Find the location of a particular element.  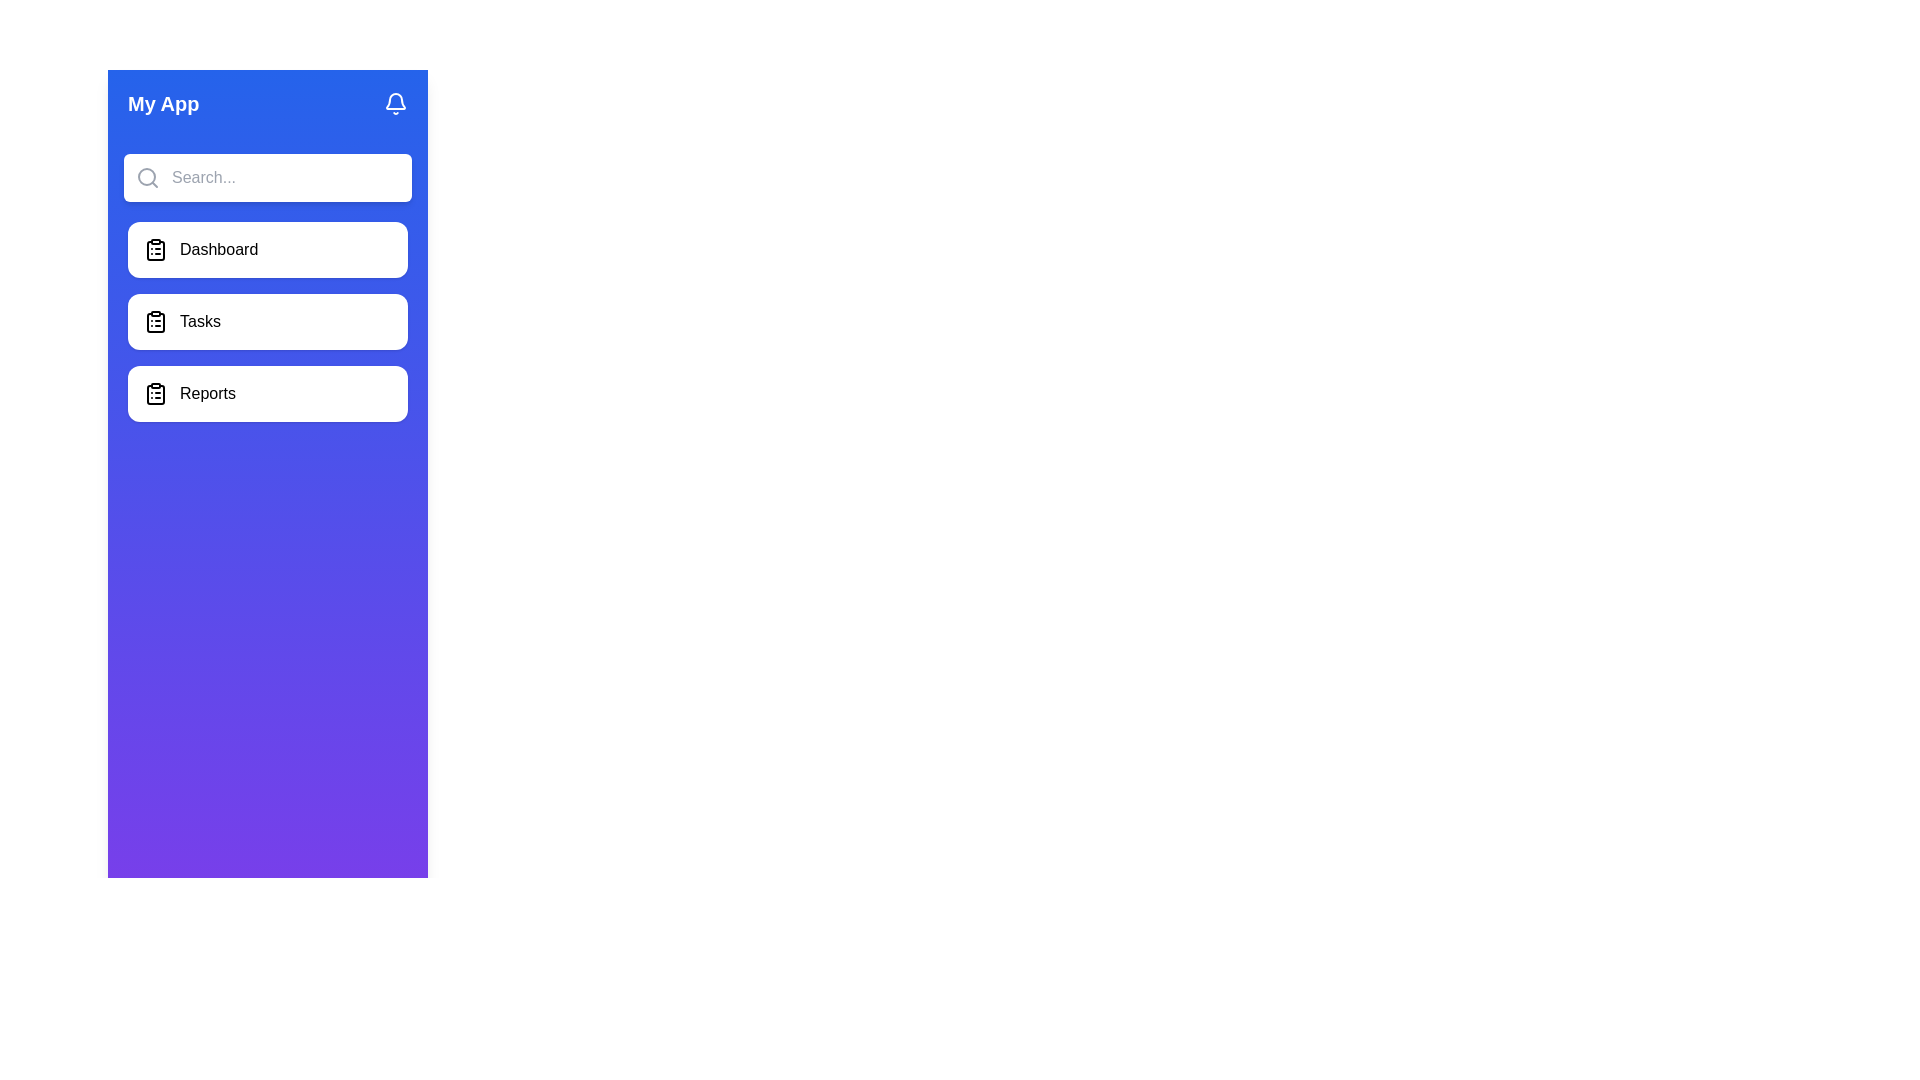

the list item labeled Dashboard is located at coordinates (267, 249).